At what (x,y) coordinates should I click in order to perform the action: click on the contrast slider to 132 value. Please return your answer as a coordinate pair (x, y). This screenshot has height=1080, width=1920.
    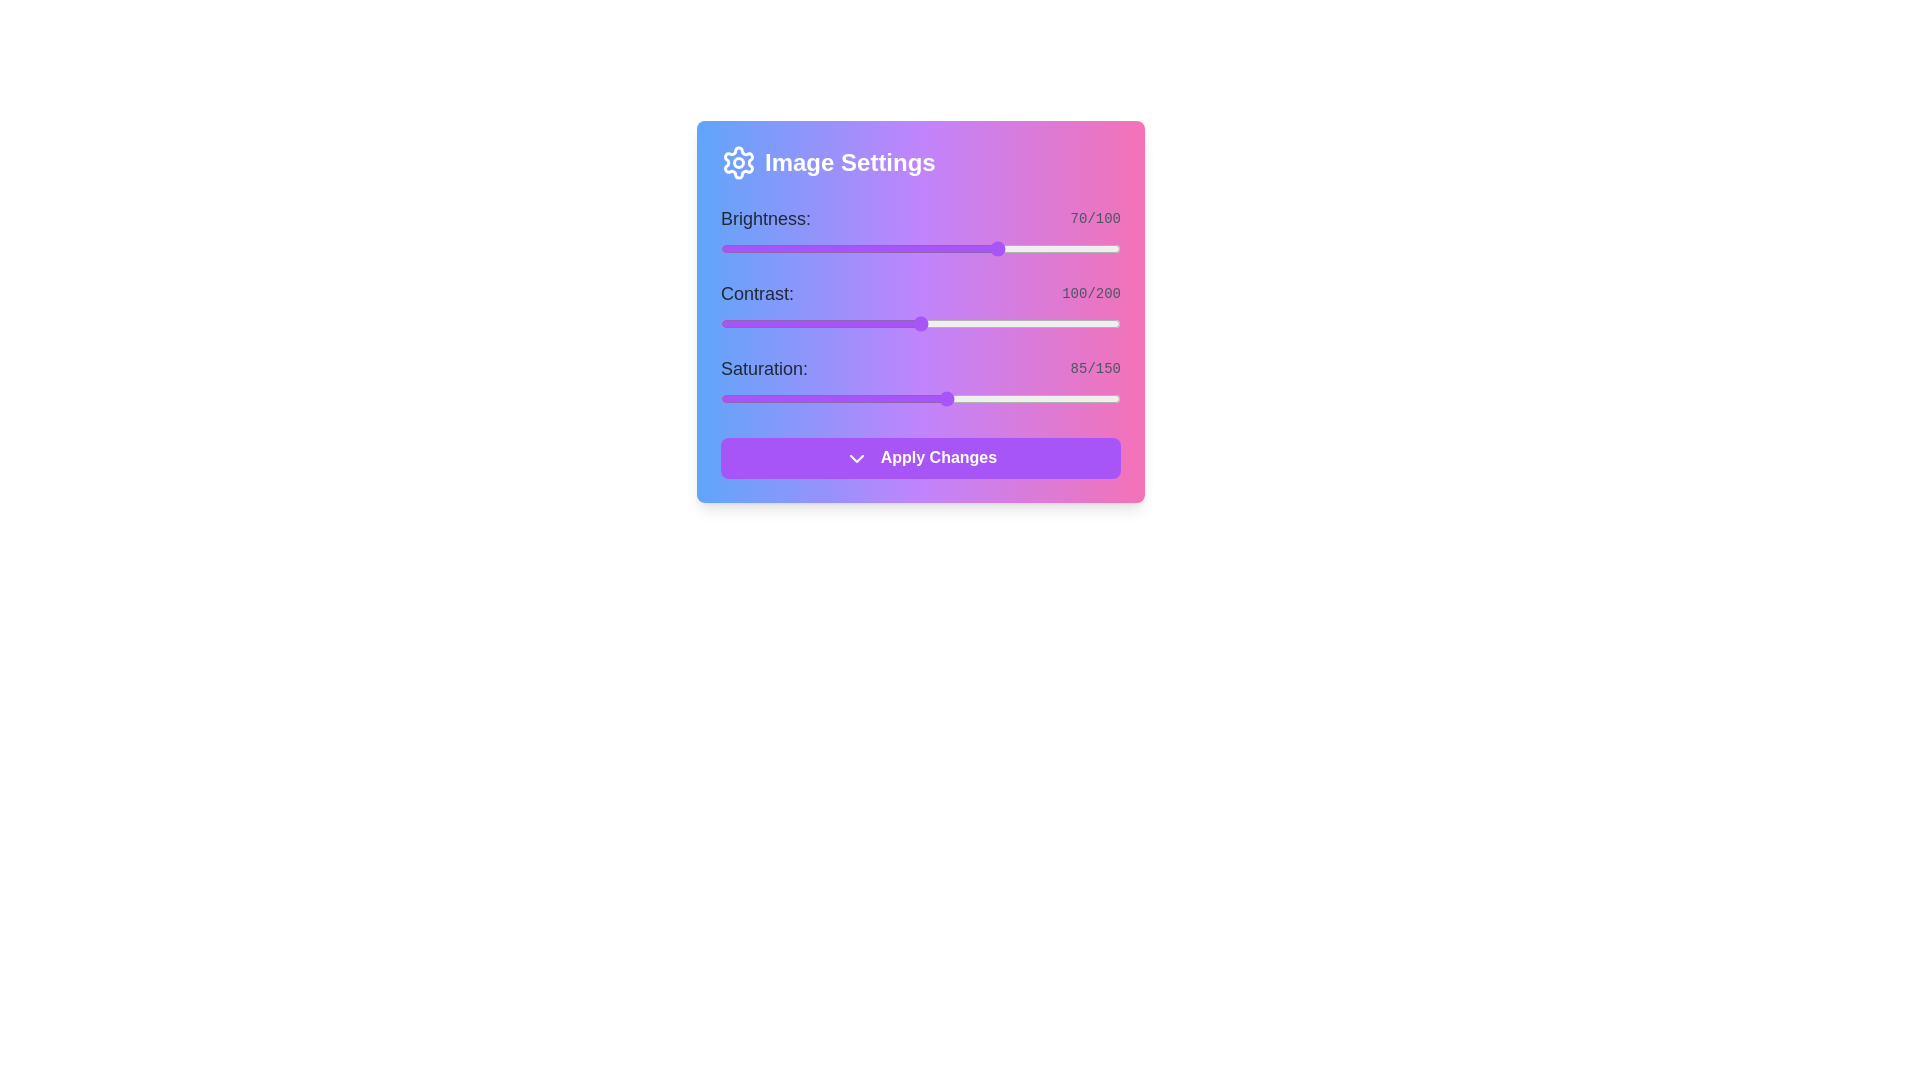
    Looking at the image, I should click on (984, 323).